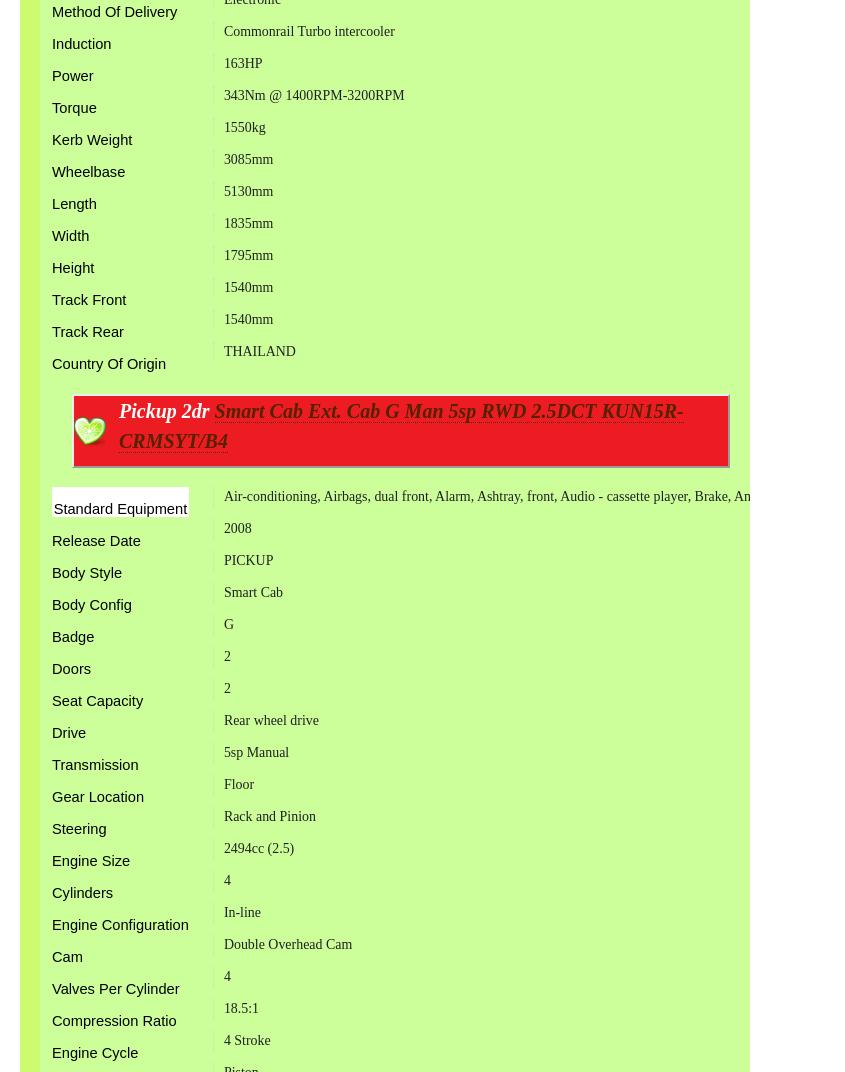  What do you see at coordinates (50, 827) in the screenshot?
I see `'Steering'` at bounding box center [50, 827].